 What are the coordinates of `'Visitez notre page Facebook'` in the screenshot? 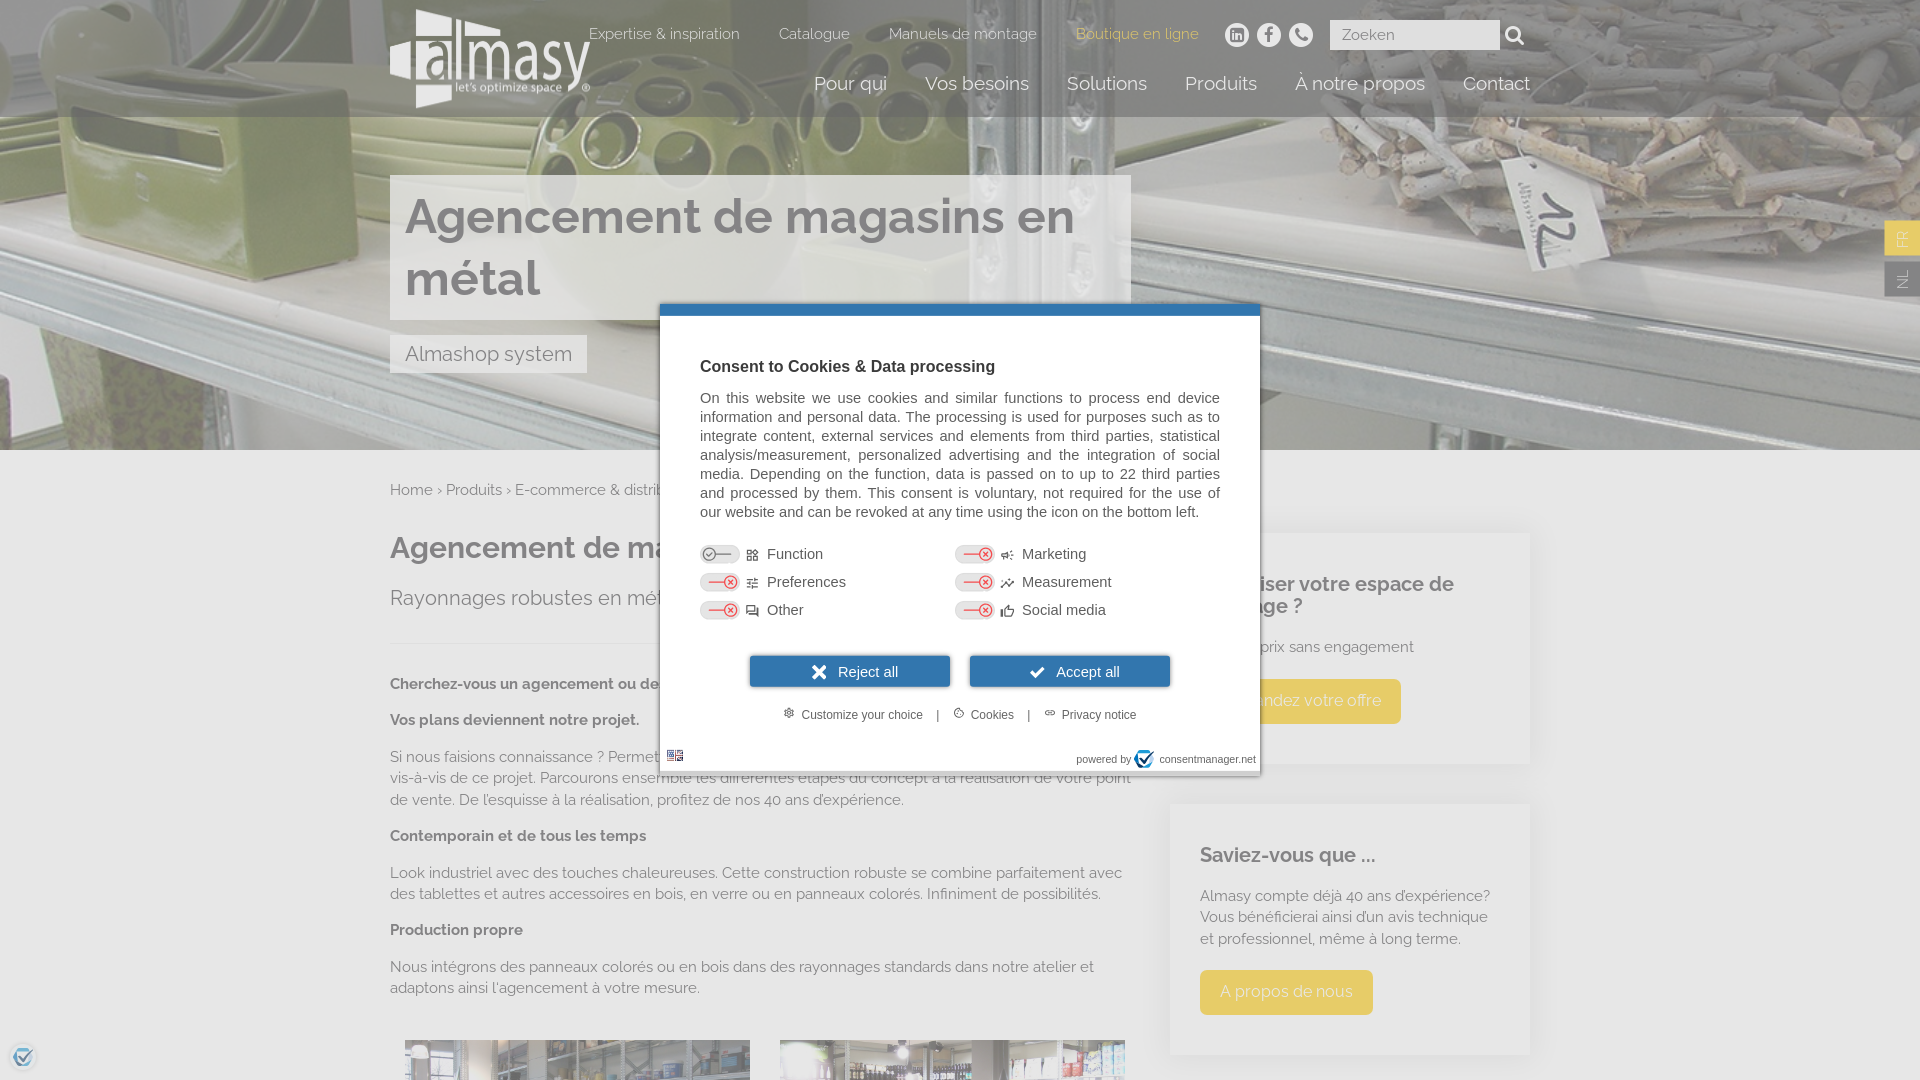 It's located at (1267, 34).